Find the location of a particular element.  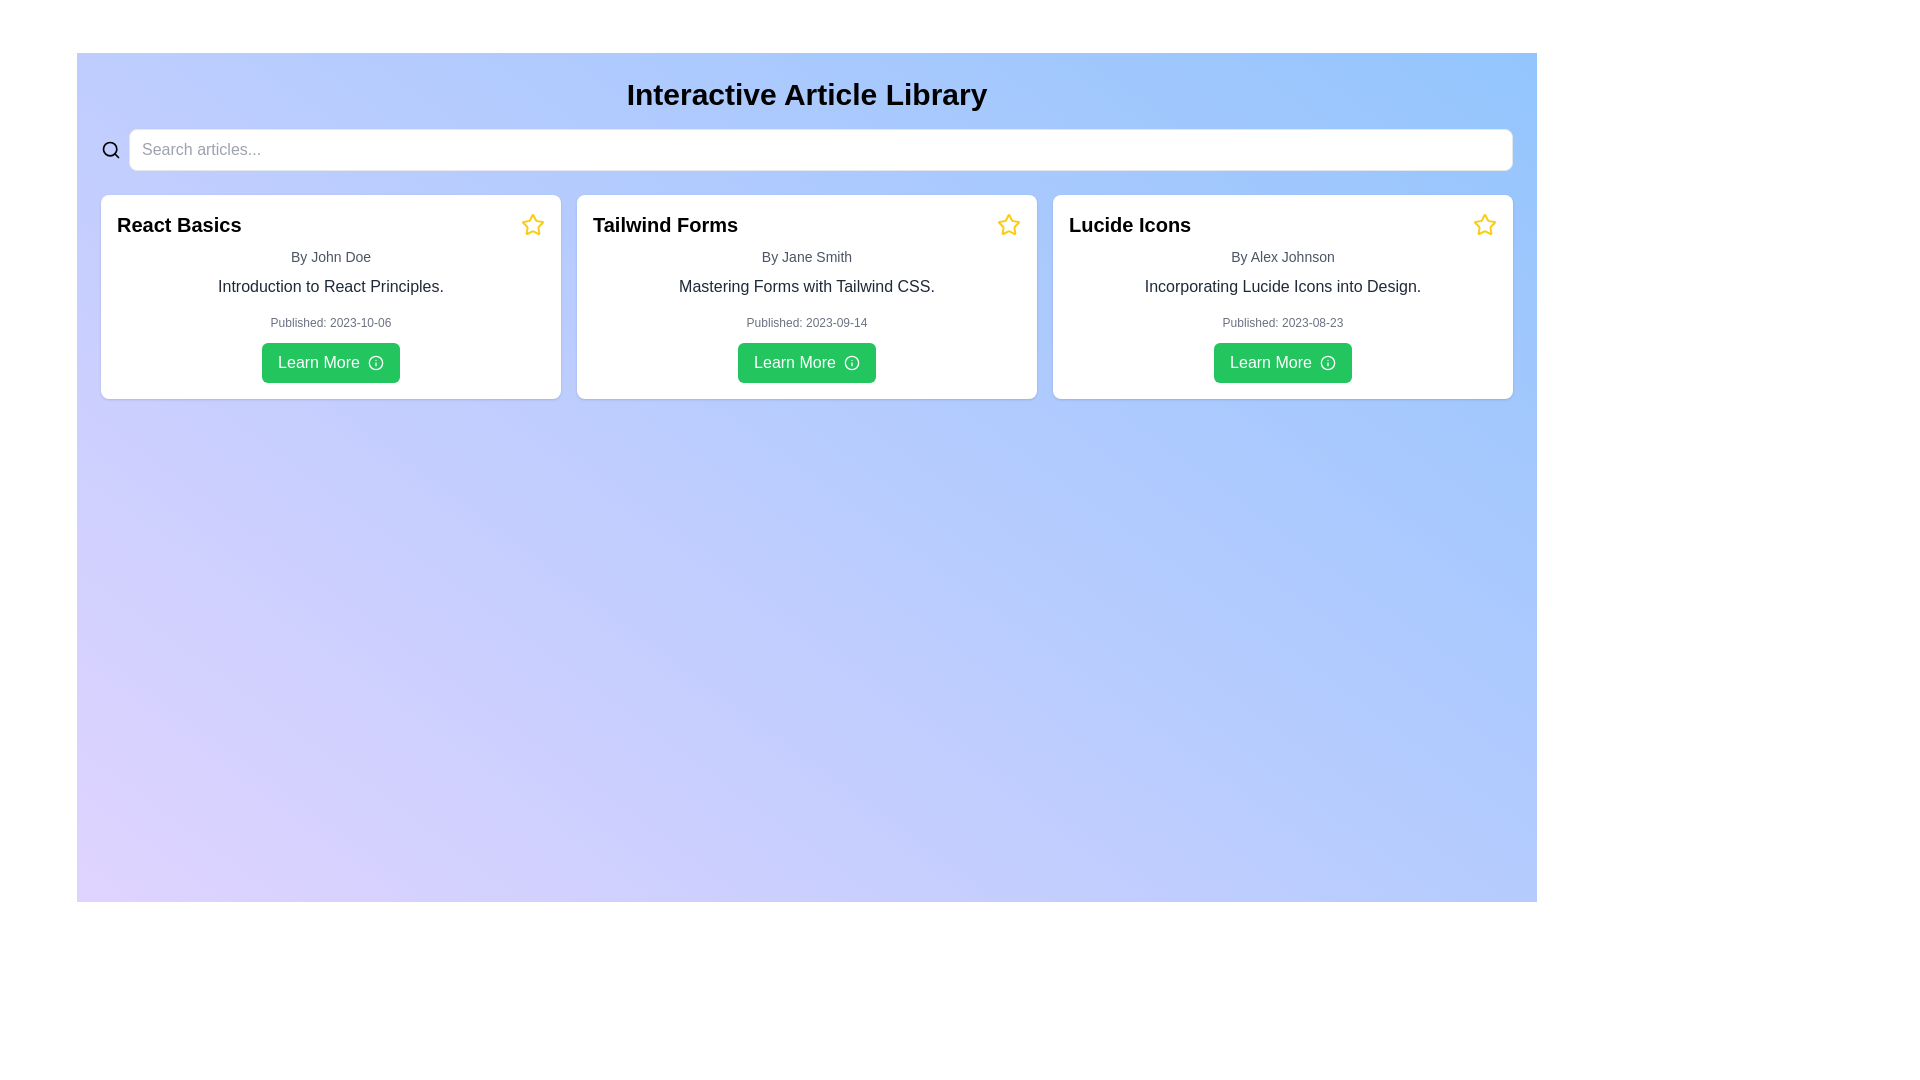

the star icon located in the top-right corner of the 'Lucide Icons' card is located at coordinates (1483, 223).